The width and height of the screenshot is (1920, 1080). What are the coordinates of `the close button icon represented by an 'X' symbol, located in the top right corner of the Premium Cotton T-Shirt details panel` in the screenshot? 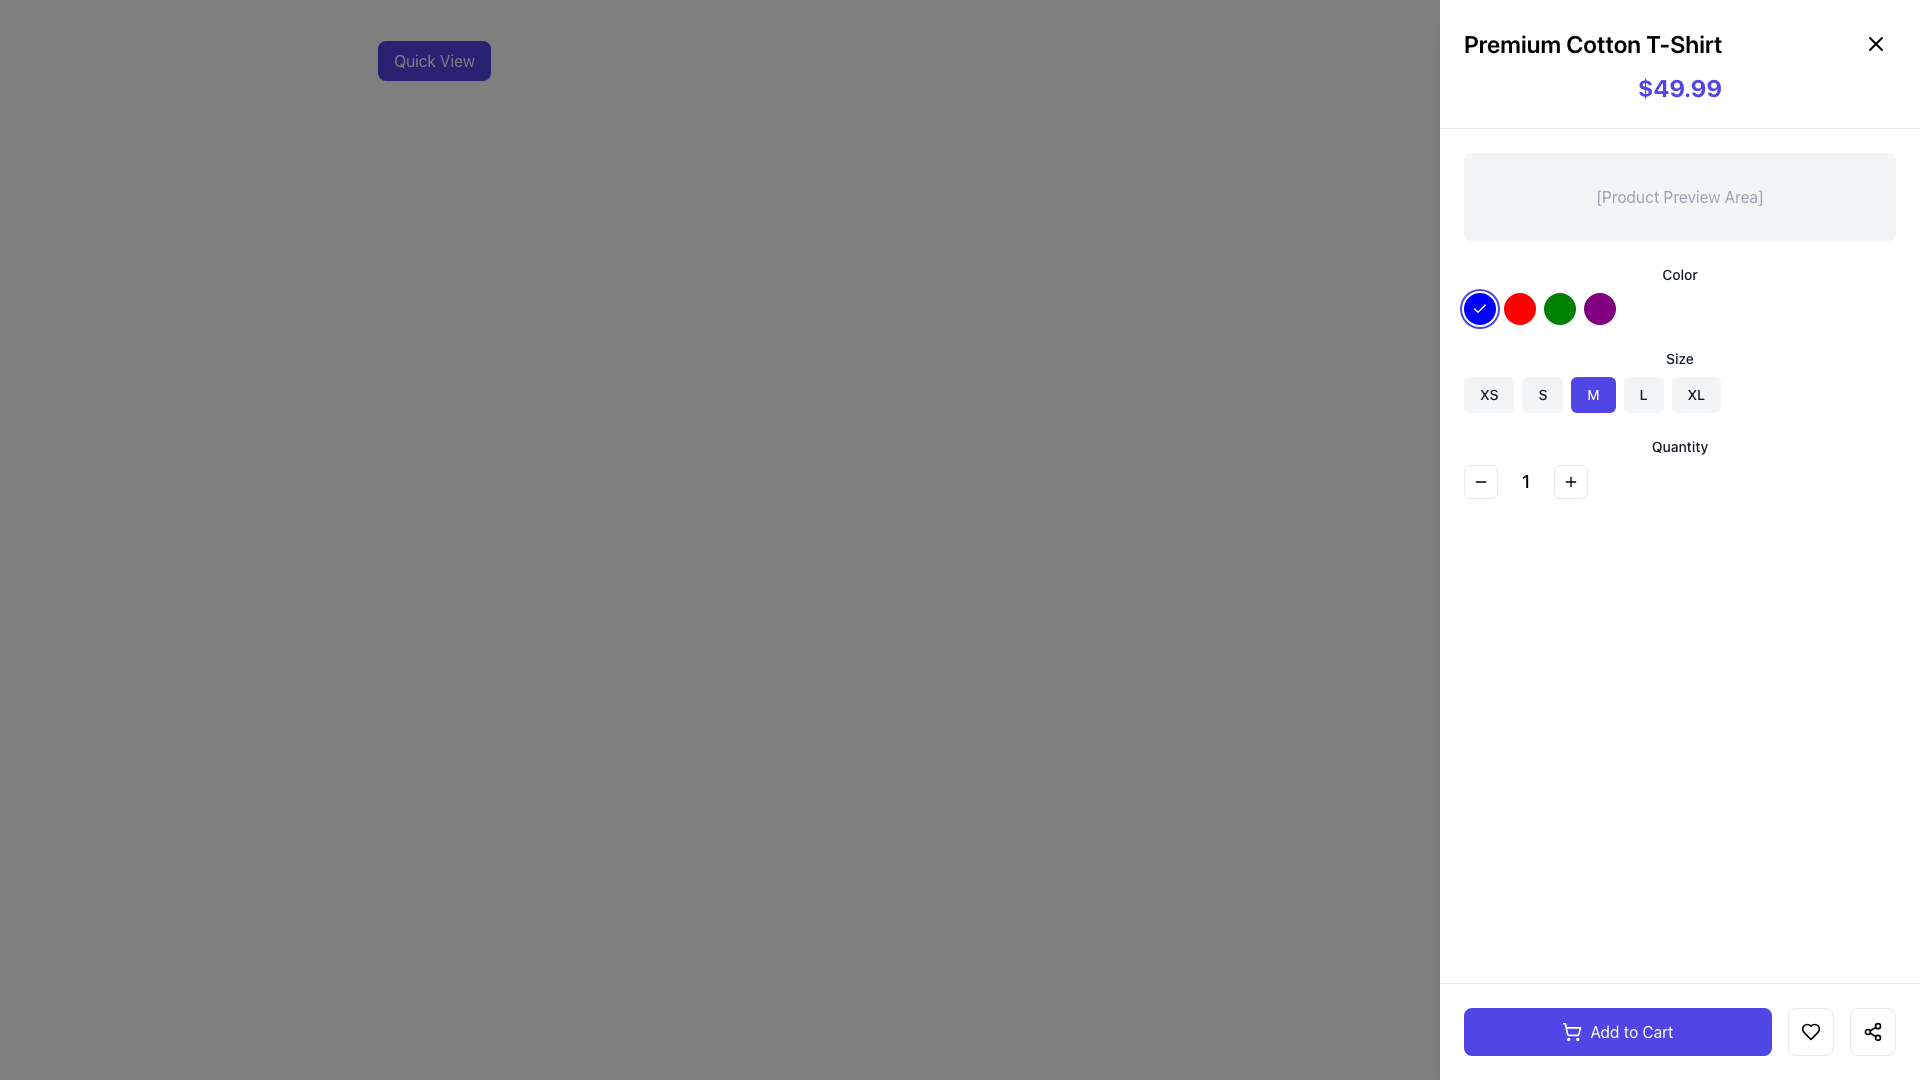 It's located at (1875, 43).